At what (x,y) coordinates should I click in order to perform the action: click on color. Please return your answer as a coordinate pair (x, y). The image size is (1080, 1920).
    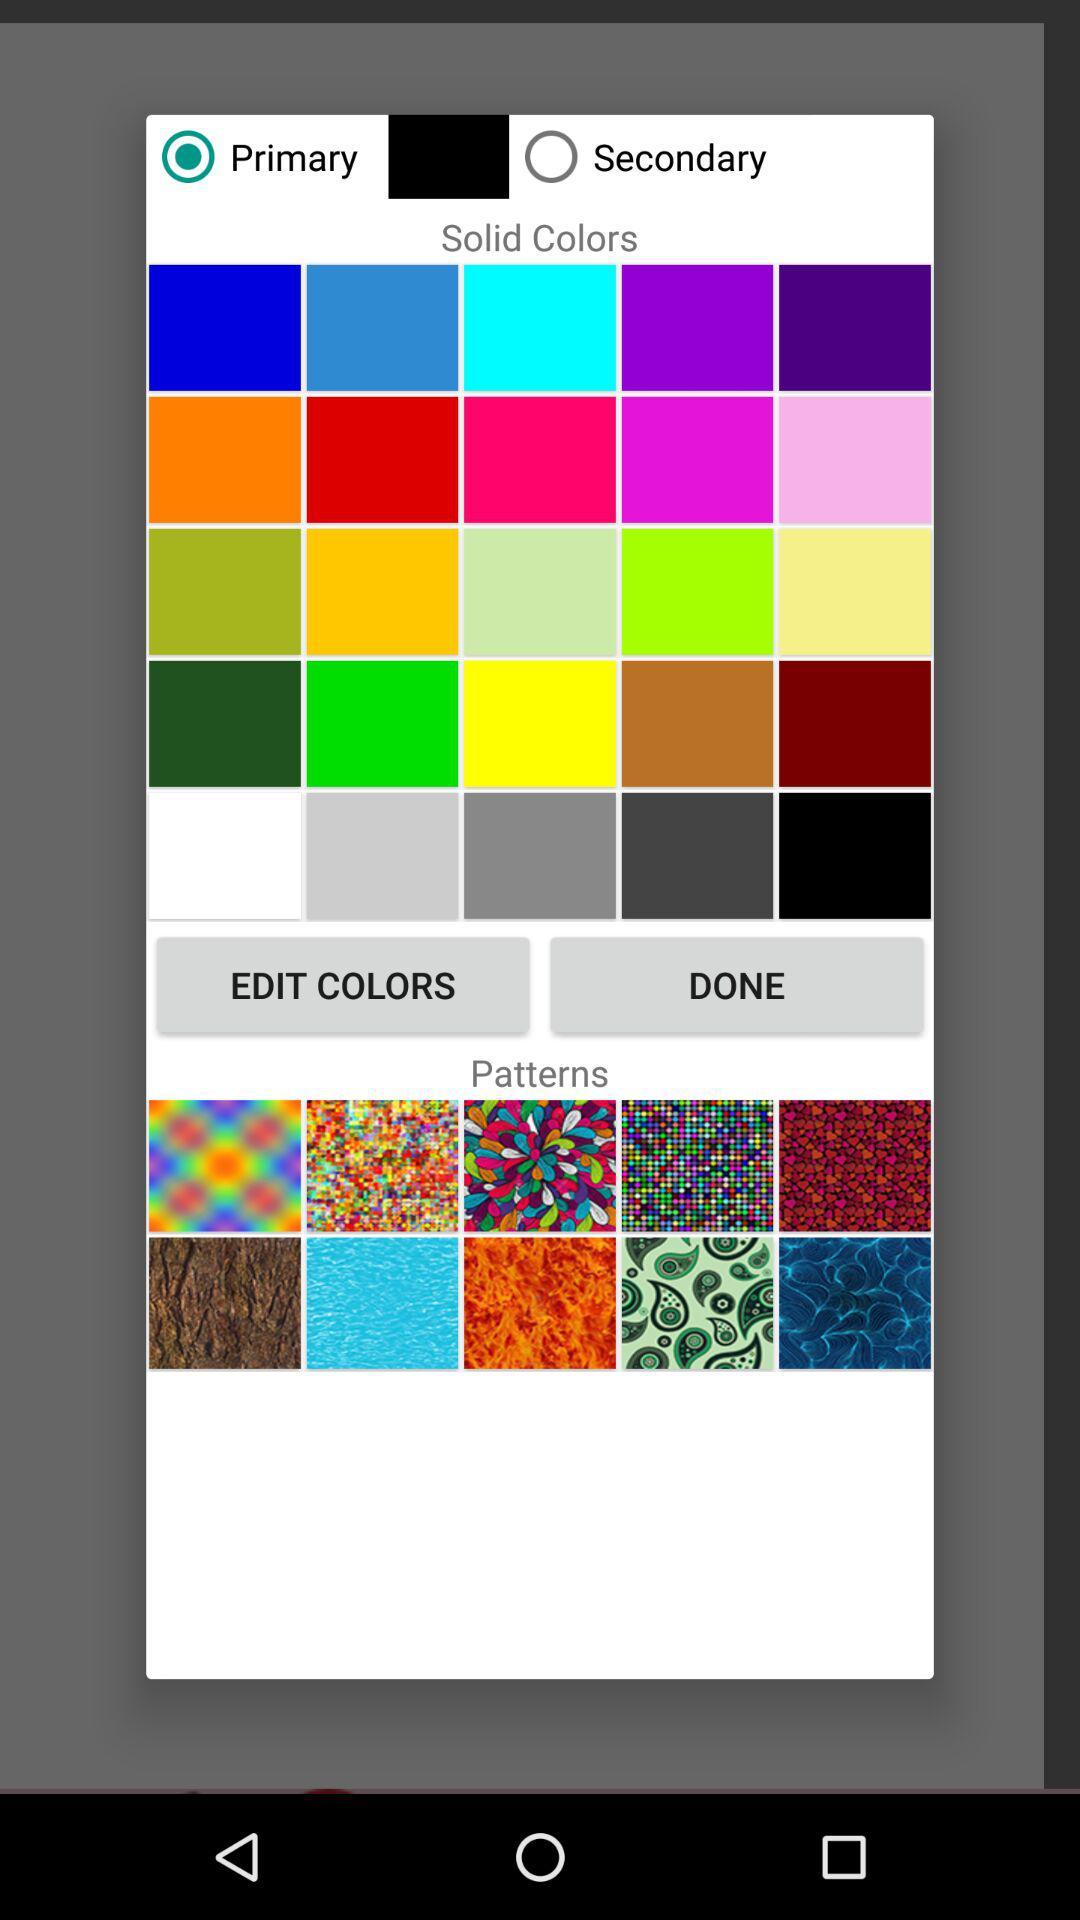
    Looking at the image, I should click on (855, 722).